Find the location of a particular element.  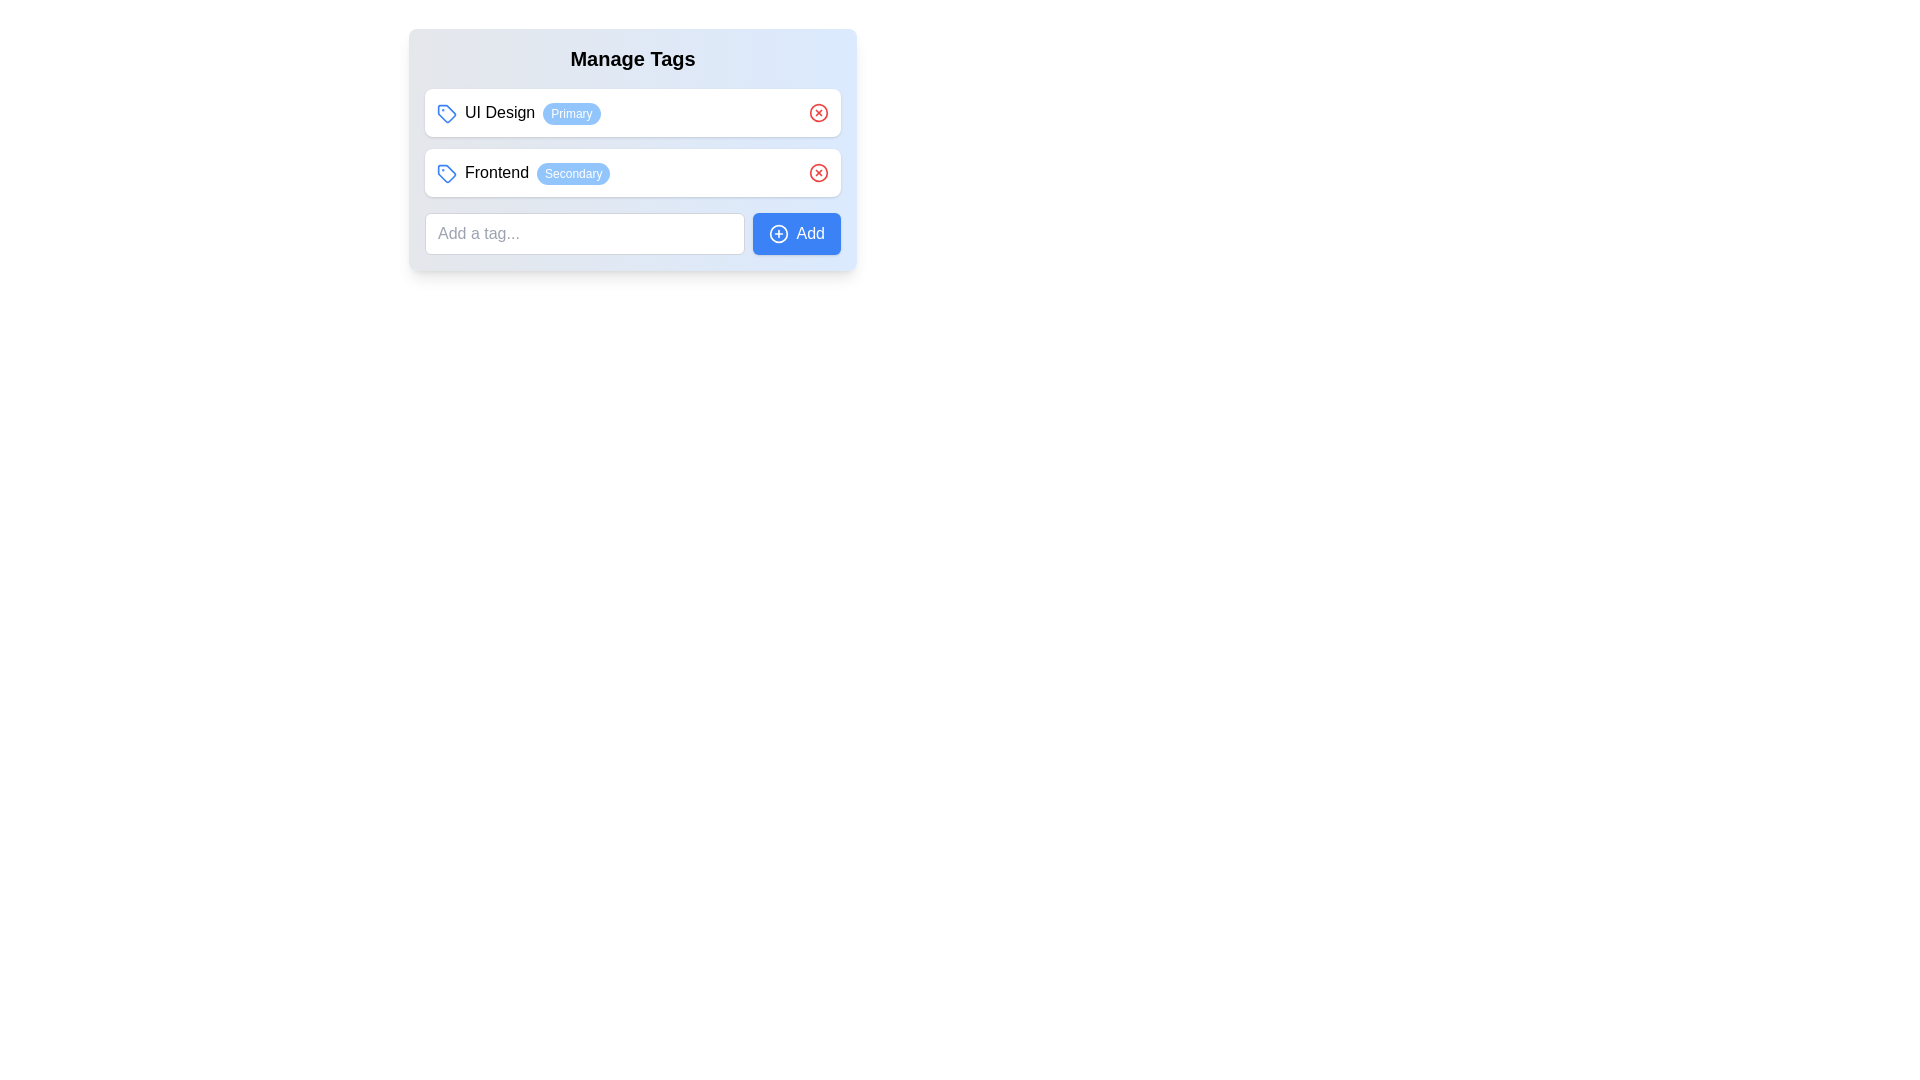

the SVG circle element with a plus symbol inside it located in the 'Manage Tags' panel, next to the 'Add' button is located at coordinates (777, 233).